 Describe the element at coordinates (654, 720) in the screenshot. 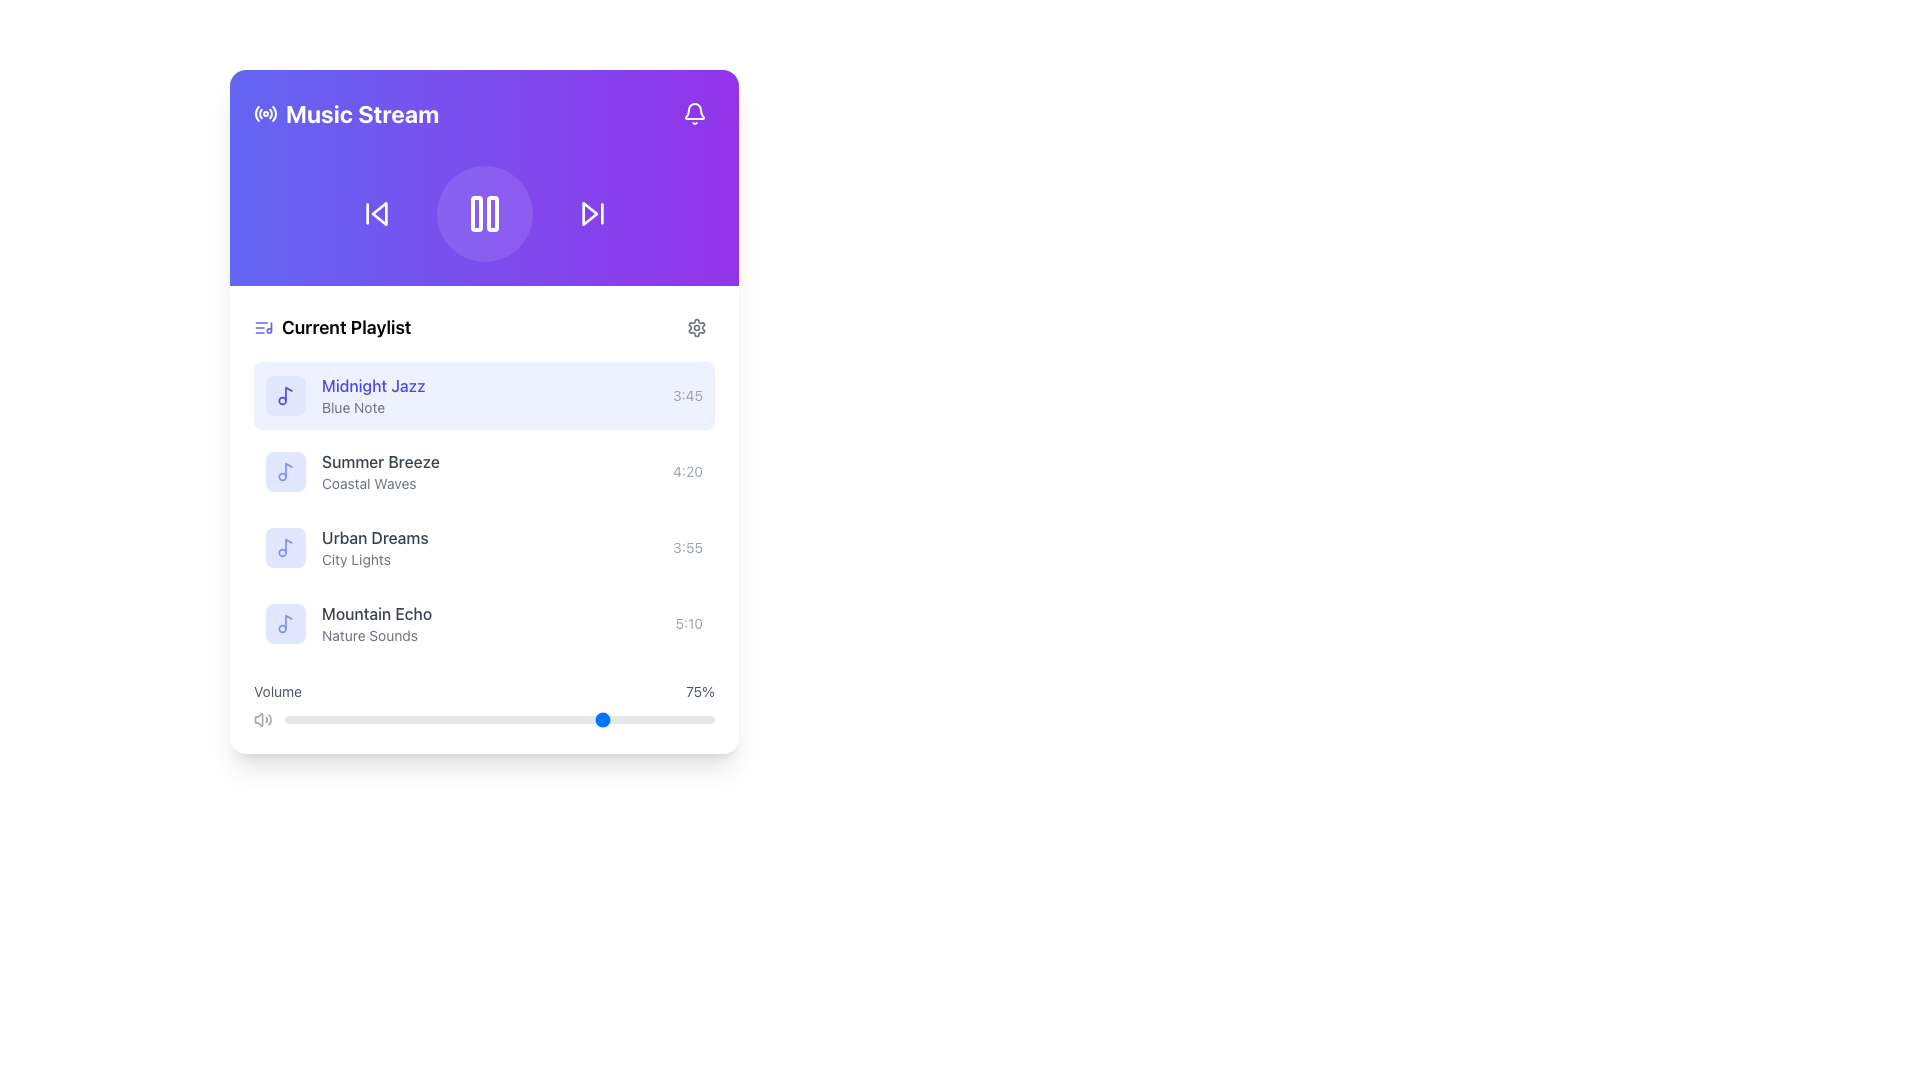

I see `the volume slider` at that location.